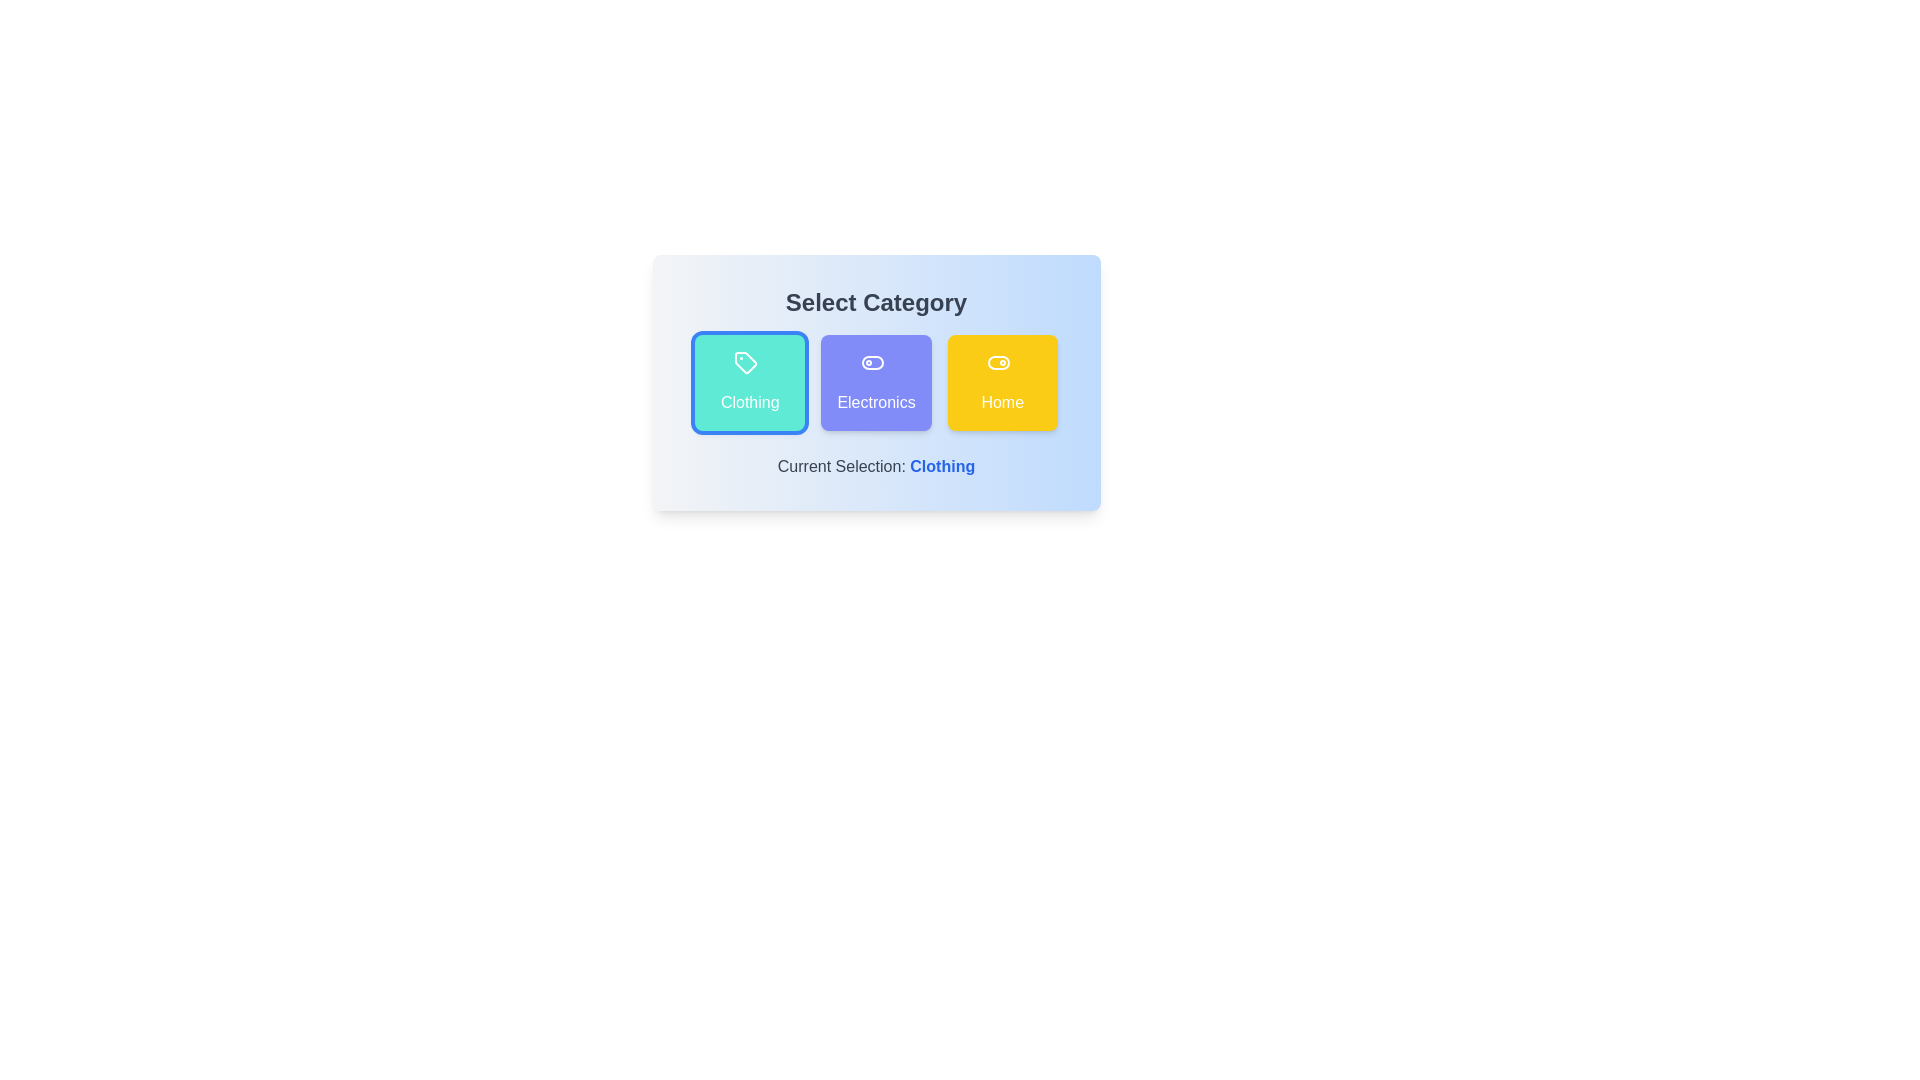 The image size is (1920, 1080). Describe the element at coordinates (749, 382) in the screenshot. I see `the 'Clothing' button to select the 'Clothing' category` at that location.